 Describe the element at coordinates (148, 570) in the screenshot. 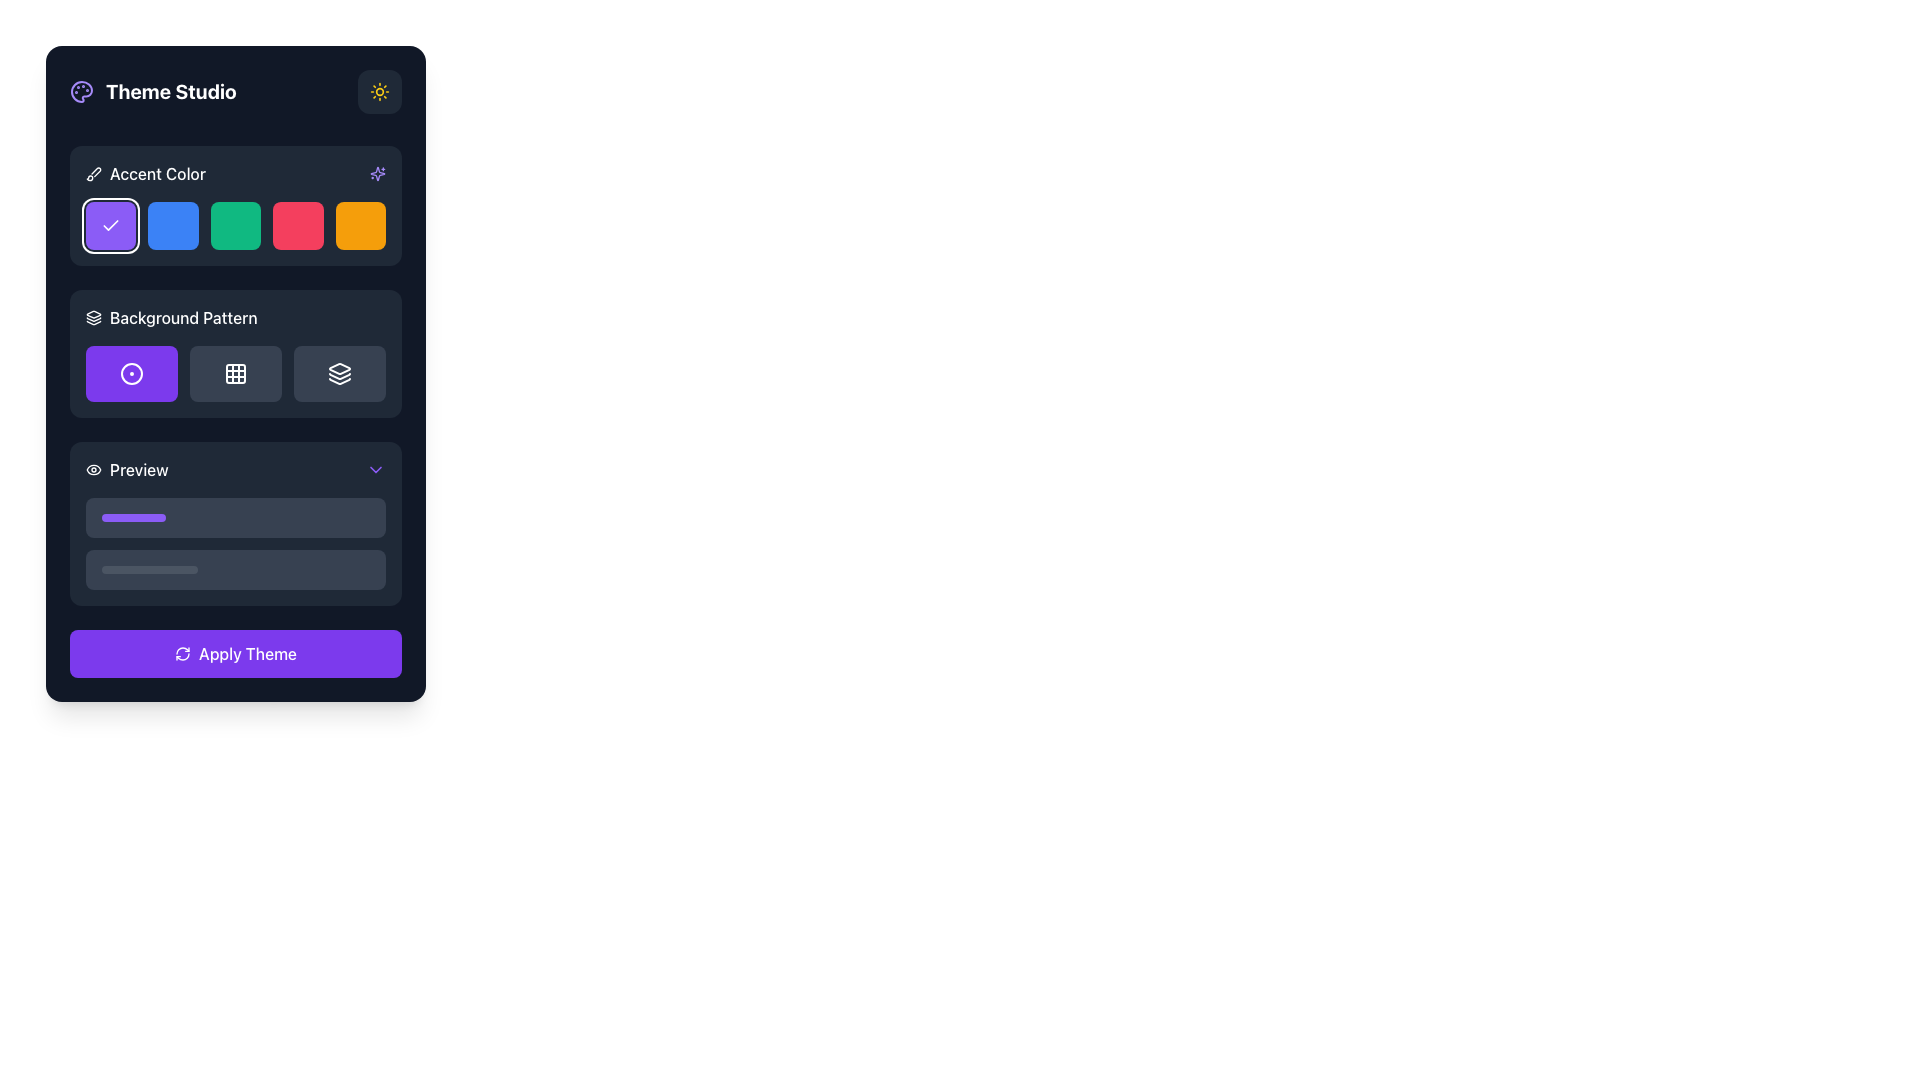

I see `the dark gray progress bar element located at the bottom of the 'Preview' section of the interface` at that location.